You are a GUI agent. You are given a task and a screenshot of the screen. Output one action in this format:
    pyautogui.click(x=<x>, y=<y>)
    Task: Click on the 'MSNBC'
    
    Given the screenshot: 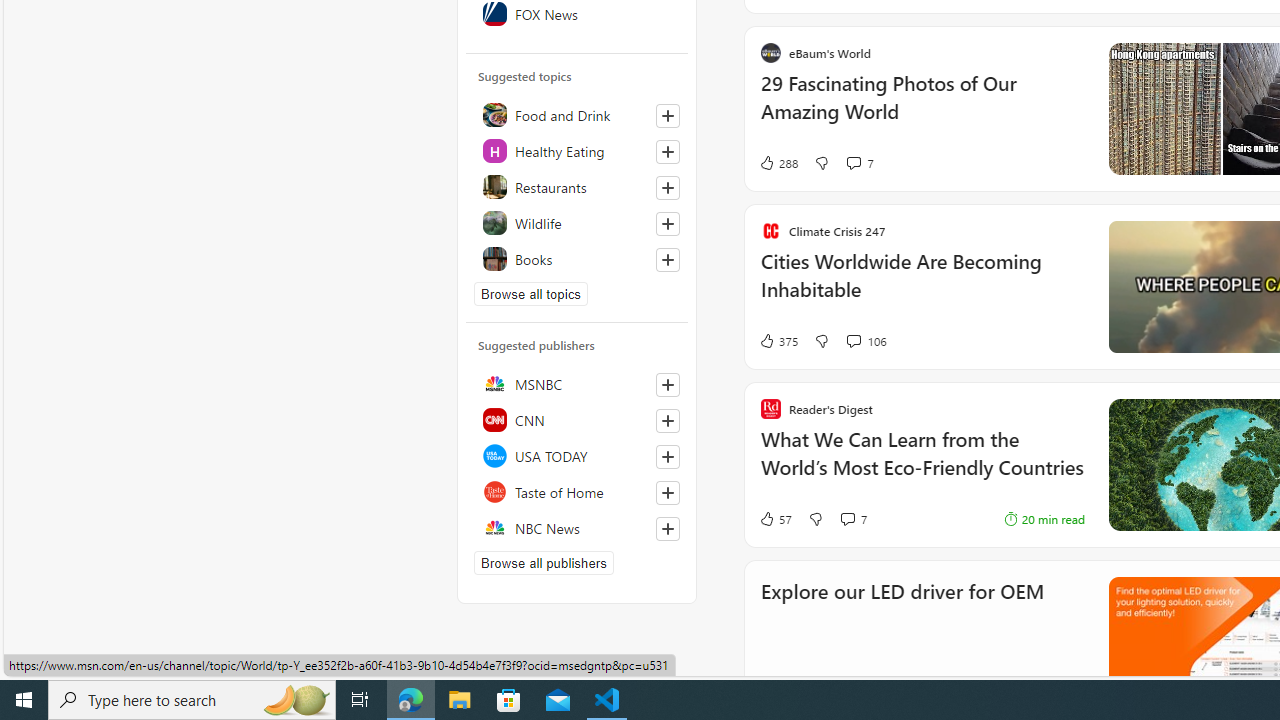 What is the action you would take?
    pyautogui.click(x=576, y=384)
    